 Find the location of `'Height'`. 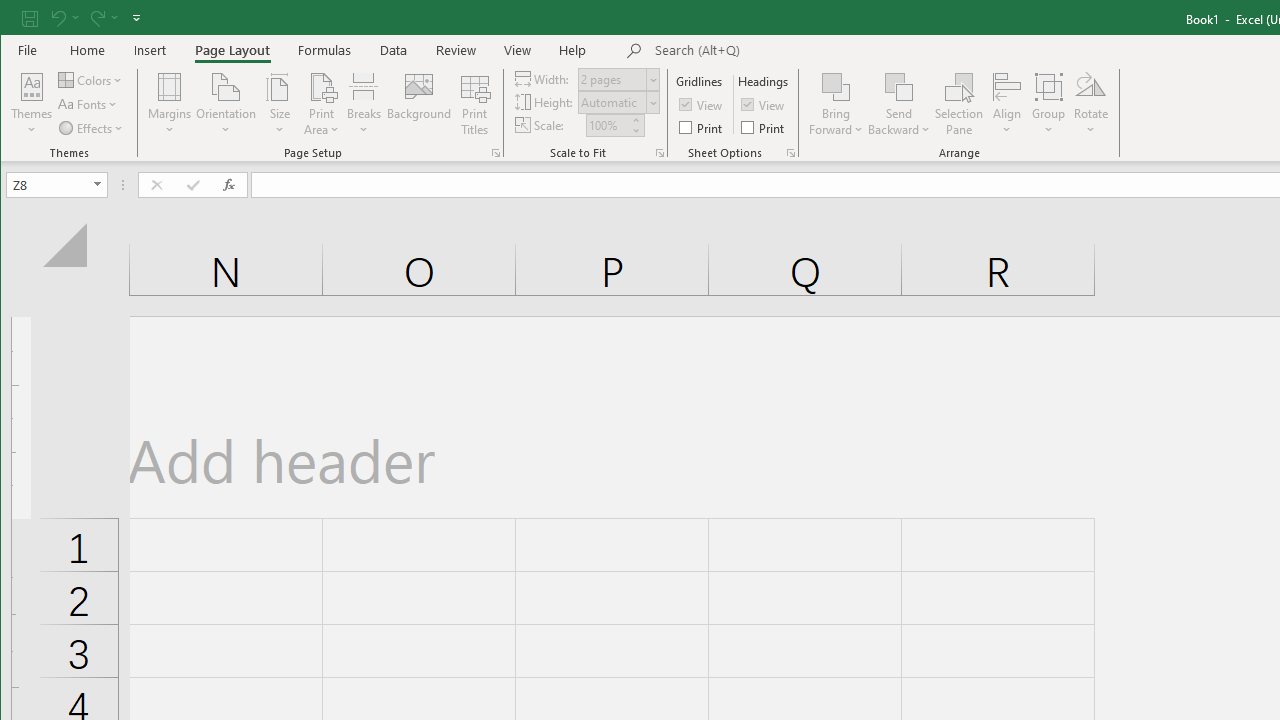

'Height' is located at coordinates (618, 102).